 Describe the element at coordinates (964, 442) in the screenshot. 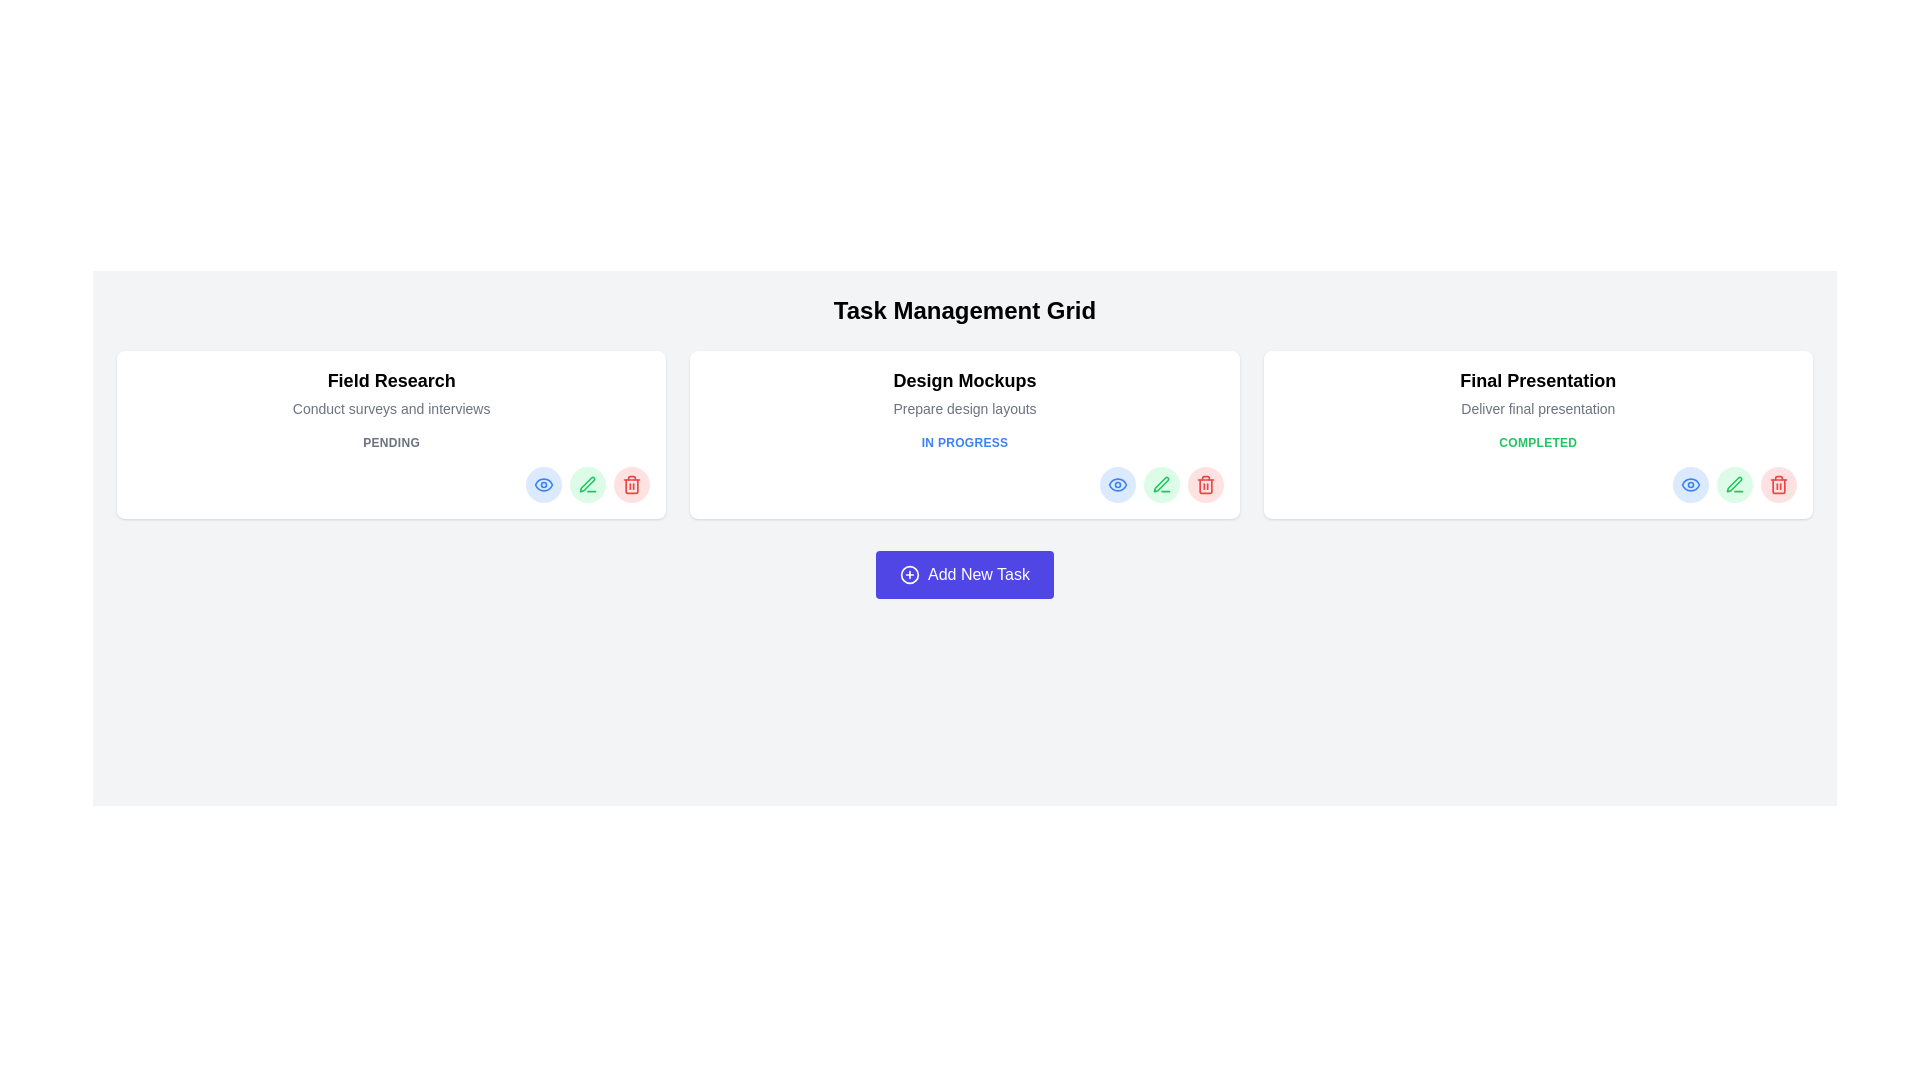

I see `the status label indicating that the task 'Design Mockups' is currently in progress, which is located within the second task card, centered horizontally below 'Prepare design layouts'` at that location.